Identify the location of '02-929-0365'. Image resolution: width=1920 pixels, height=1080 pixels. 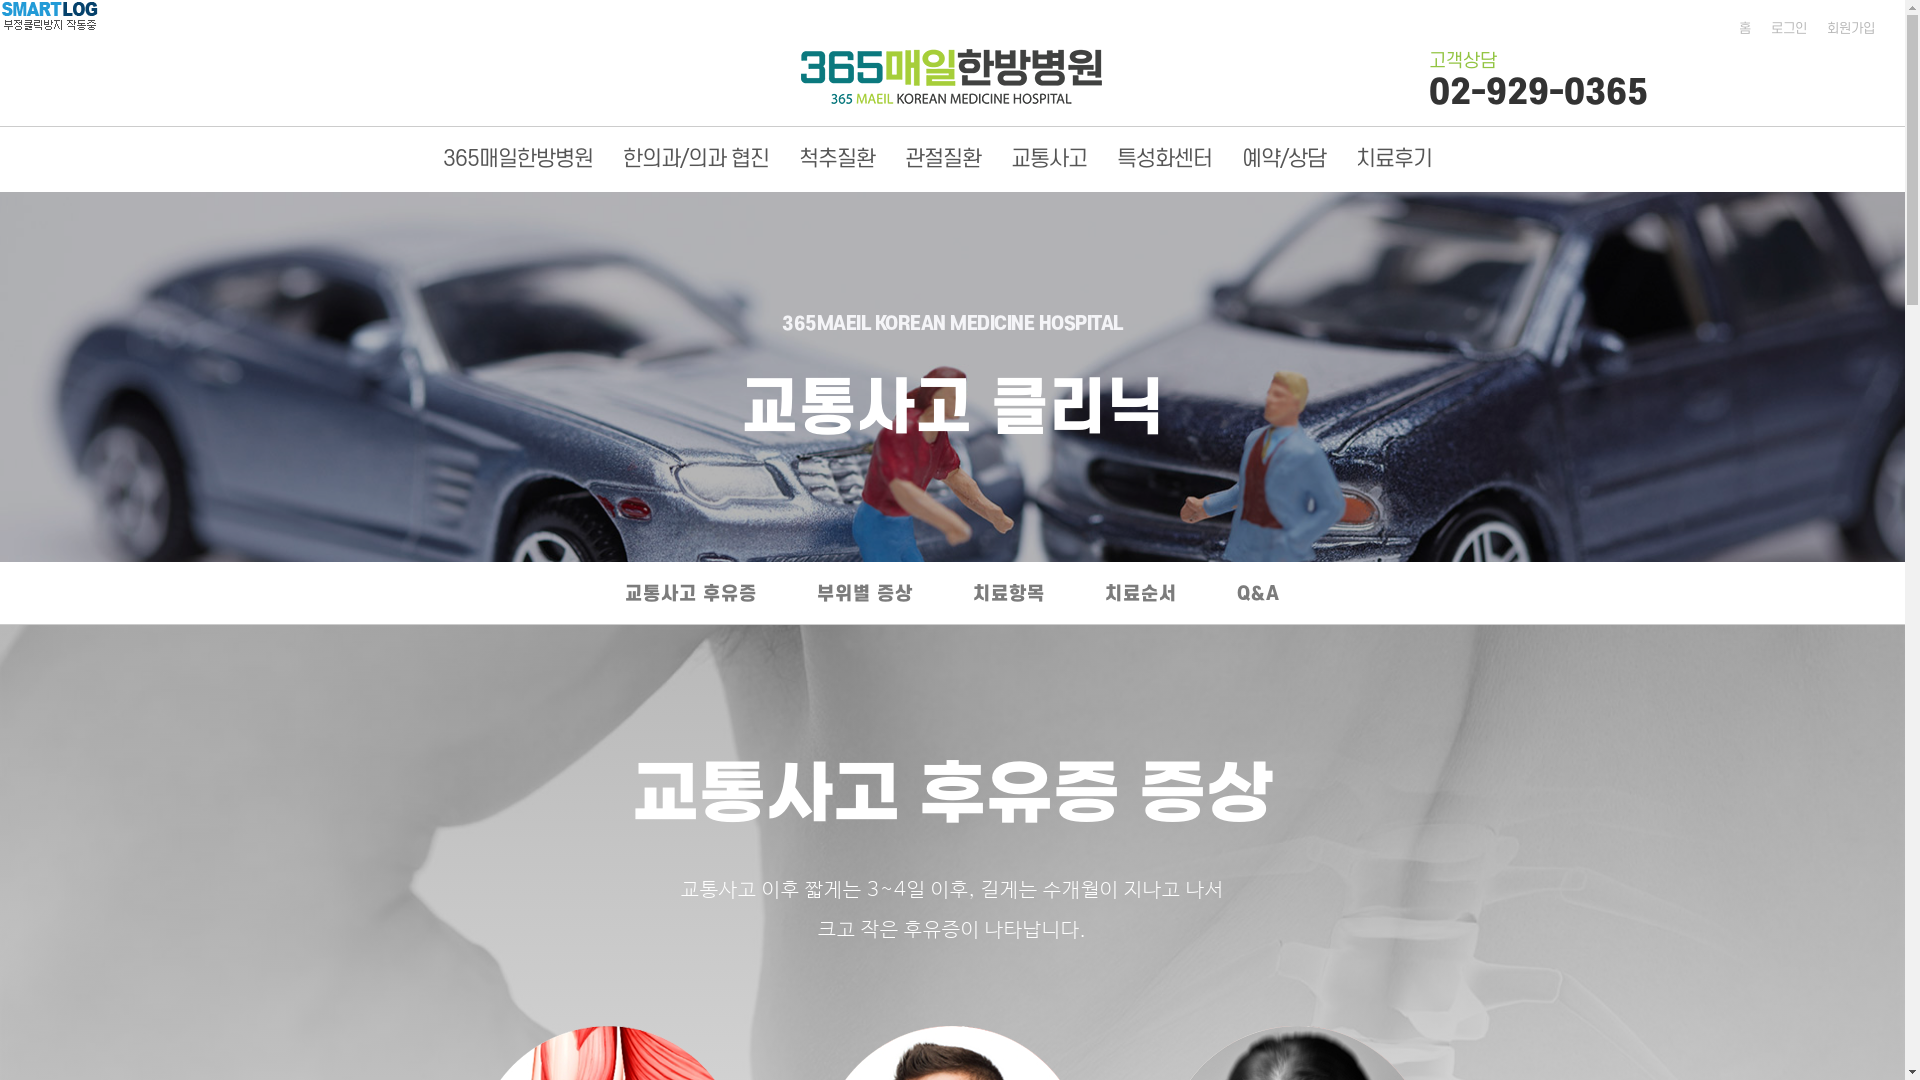
(1428, 92).